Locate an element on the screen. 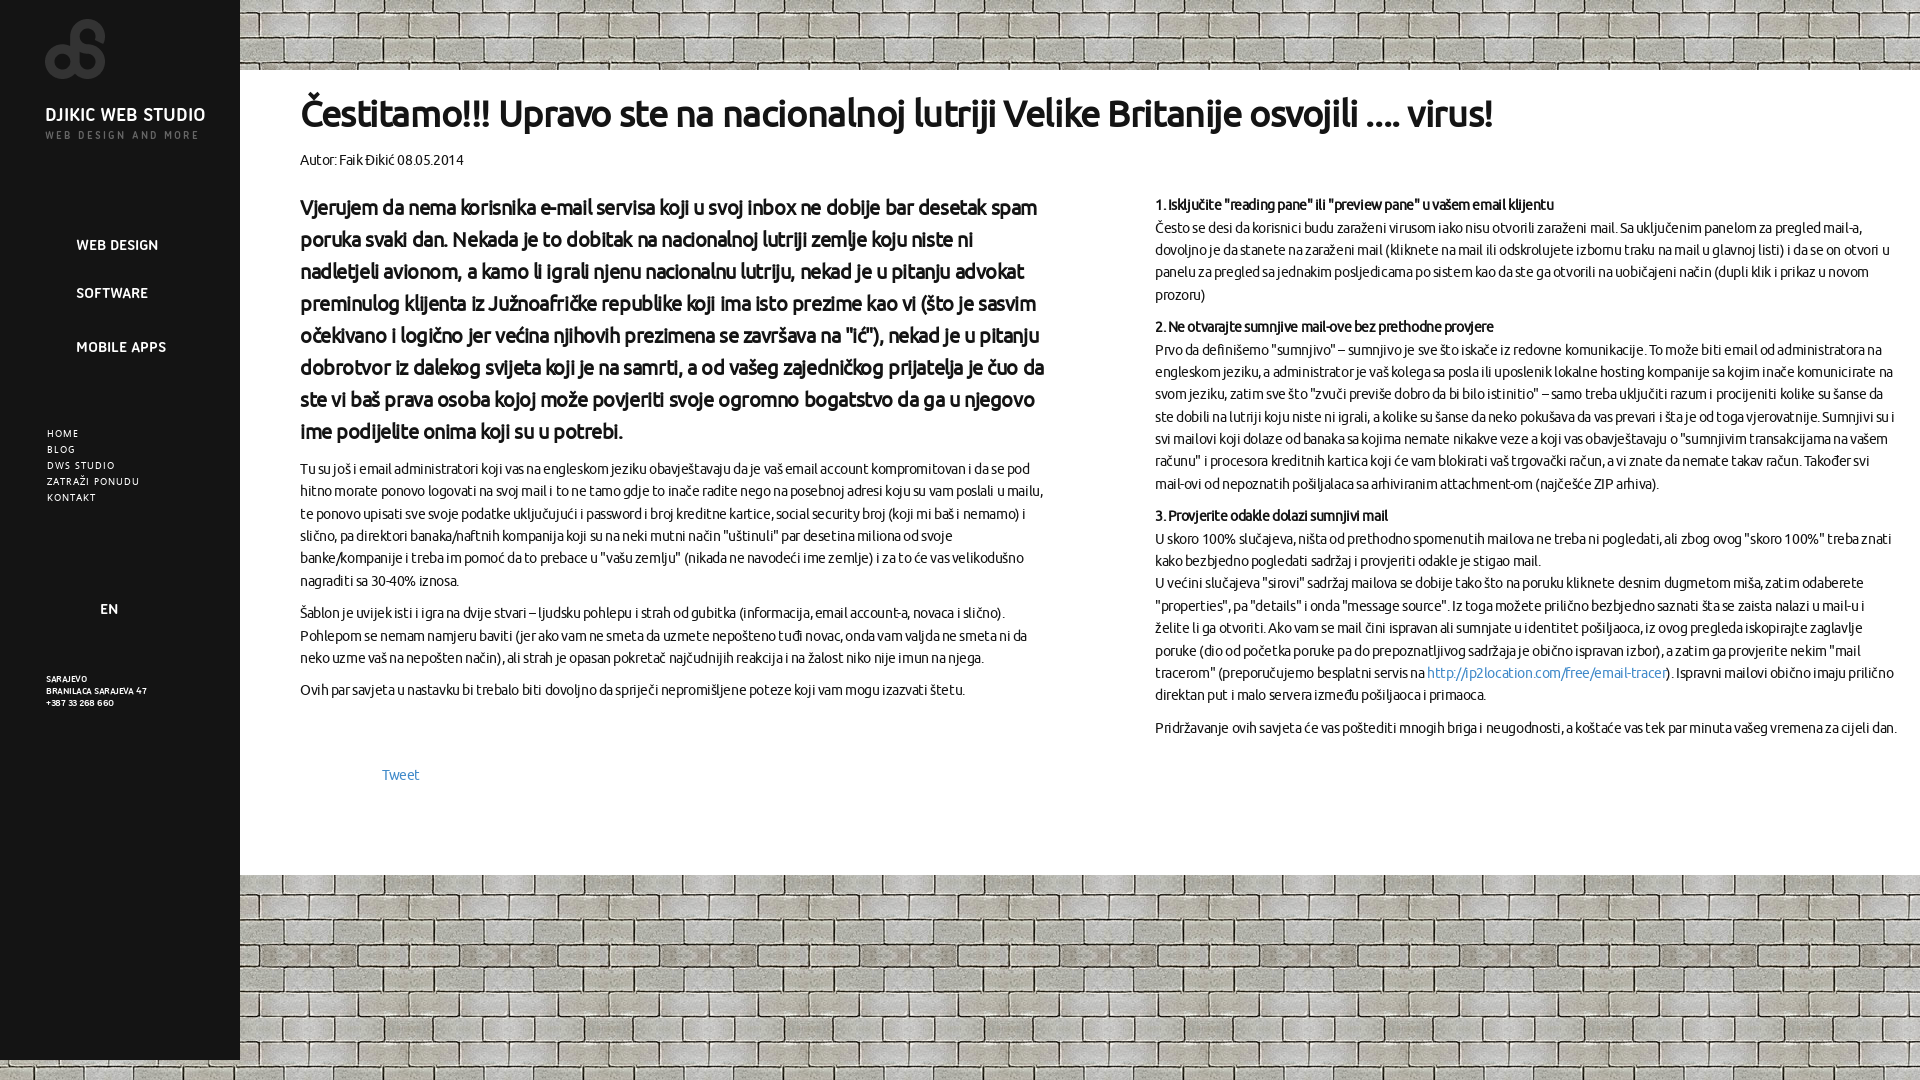 Image resolution: width=1920 pixels, height=1080 pixels. 'Djikic Web Studio' is located at coordinates (93, 48).